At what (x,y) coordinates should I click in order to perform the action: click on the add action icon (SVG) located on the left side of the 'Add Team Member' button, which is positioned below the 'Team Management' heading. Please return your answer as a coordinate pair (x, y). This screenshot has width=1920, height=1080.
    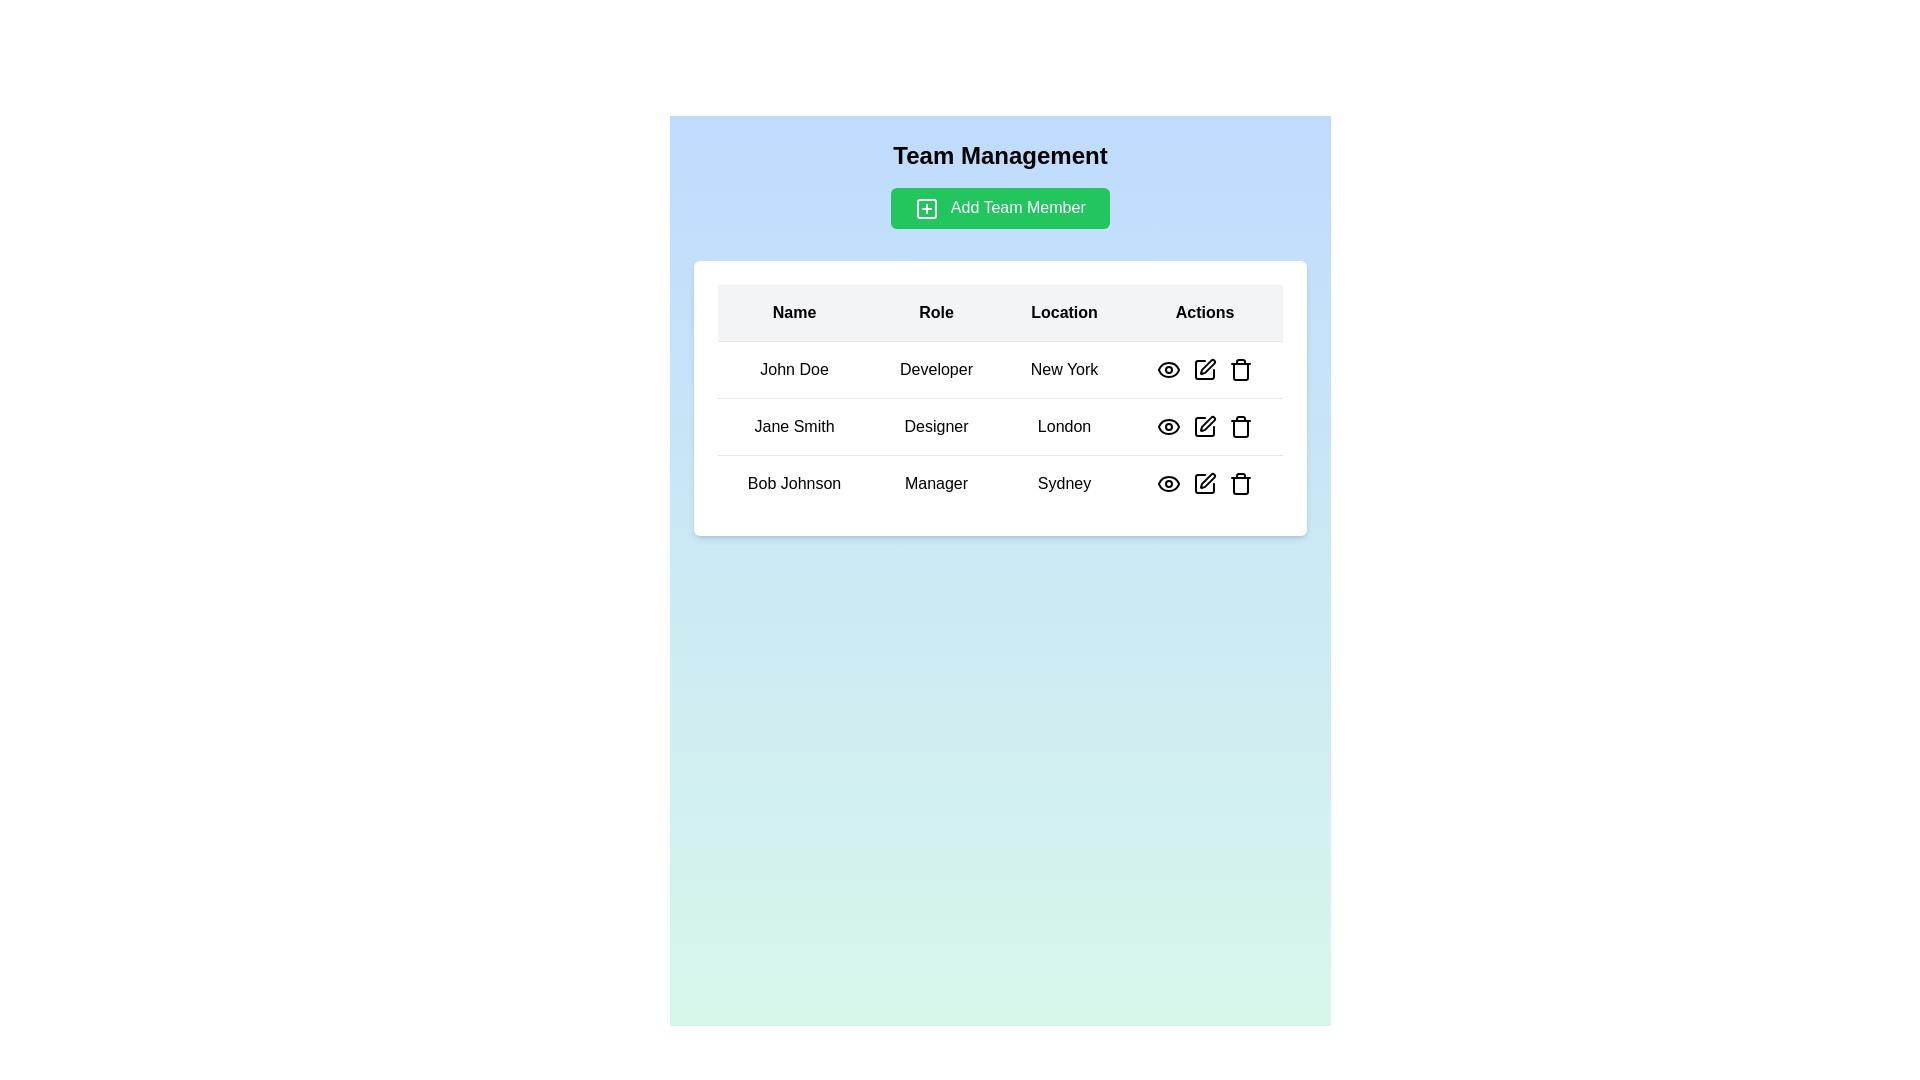
    Looking at the image, I should click on (926, 208).